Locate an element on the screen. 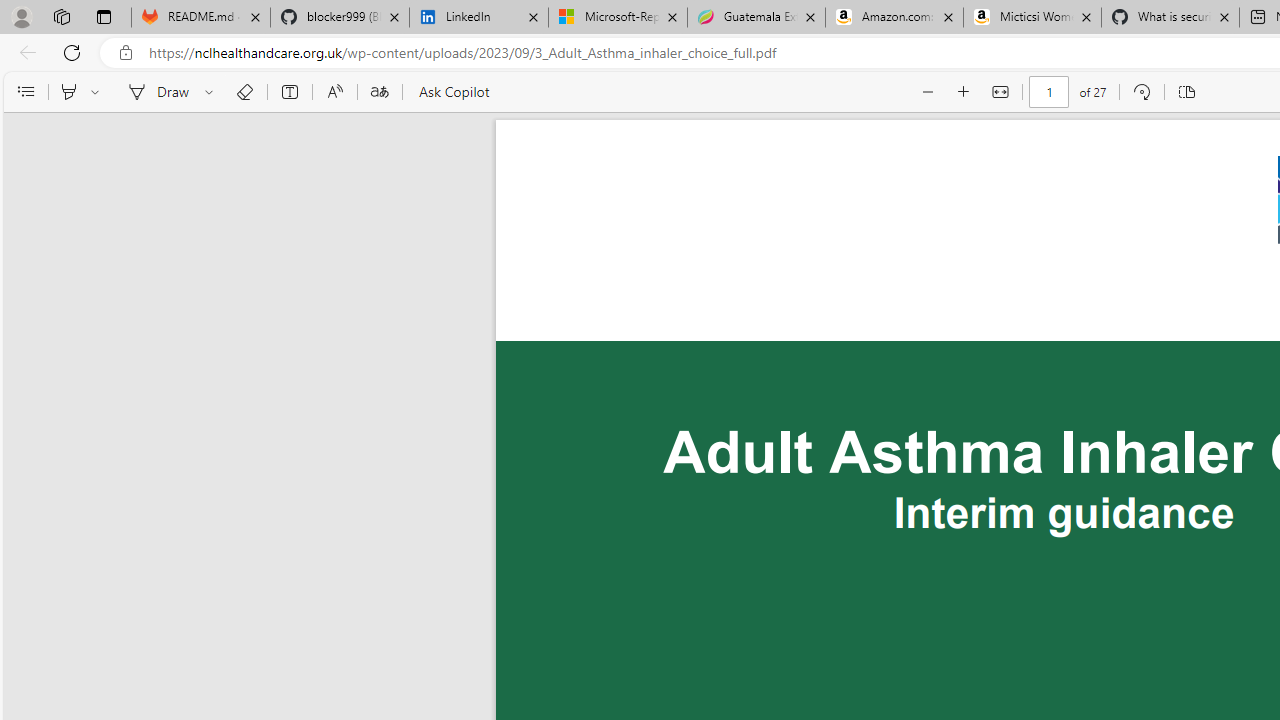  'Highlight' is located at coordinates (68, 92).